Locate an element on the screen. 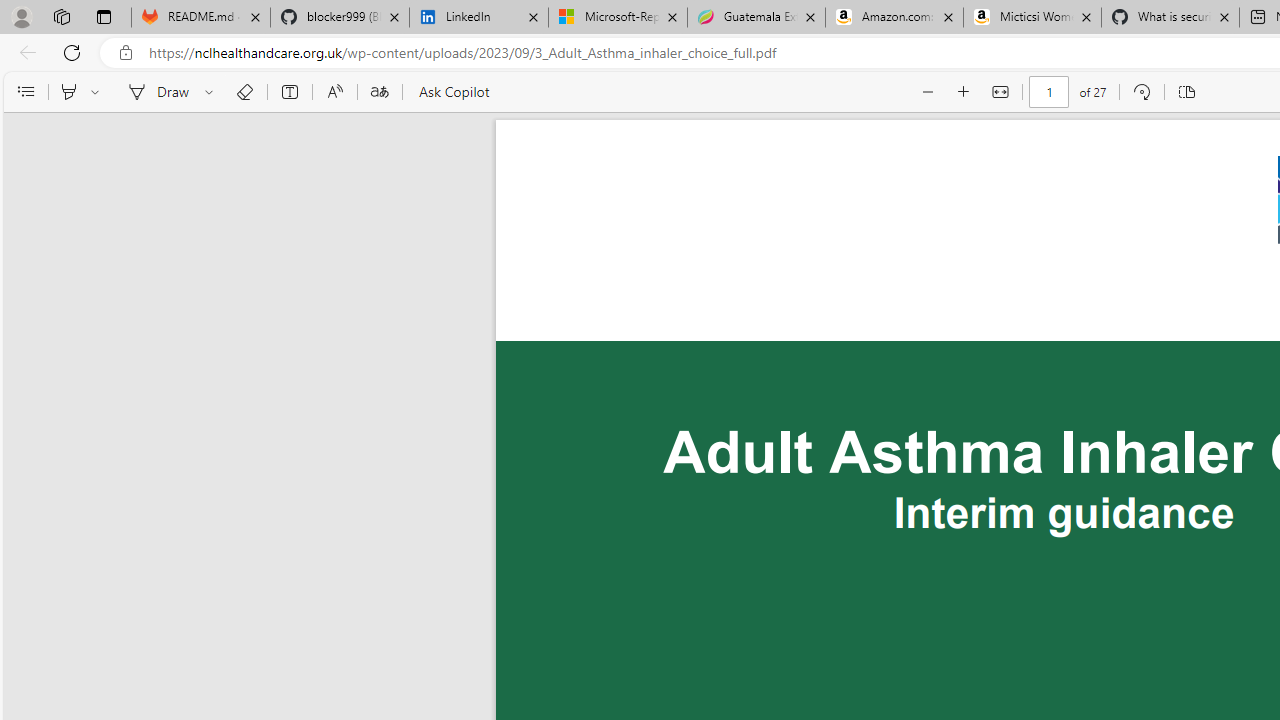  'Highlight' is located at coordinates (68, 92).